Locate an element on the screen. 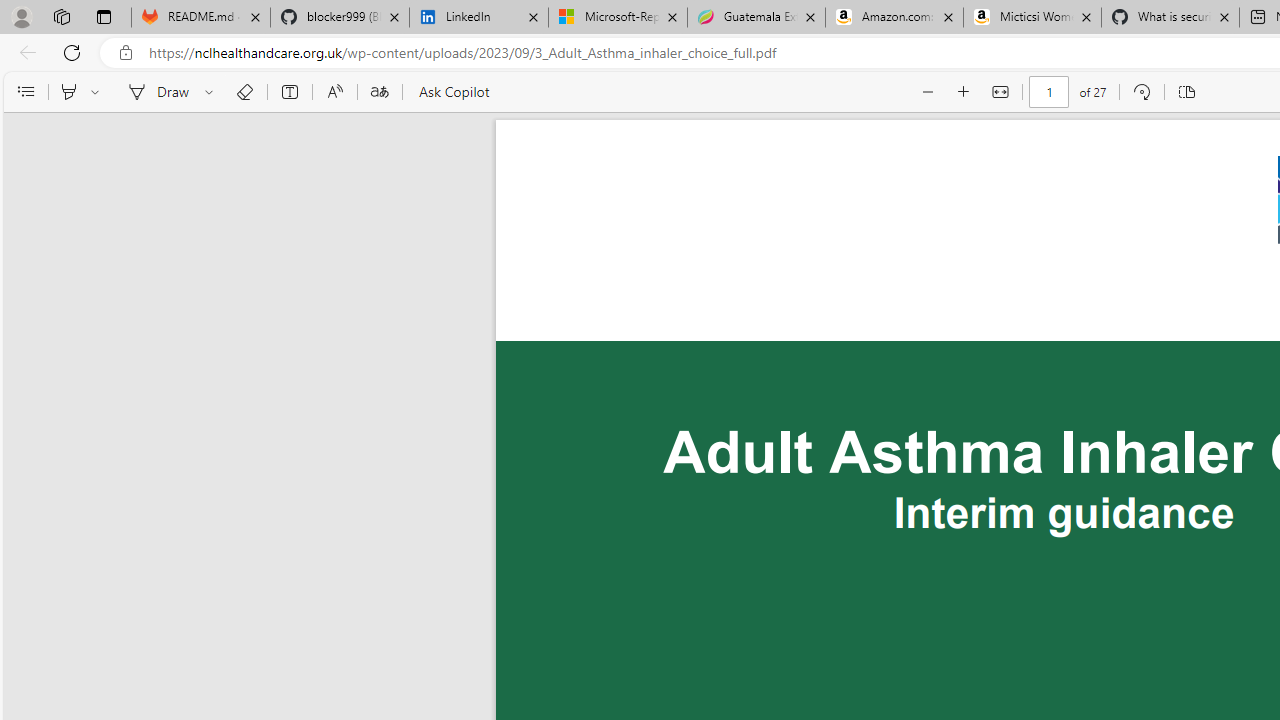  'Highlight' is located at coordinates (68, 92).